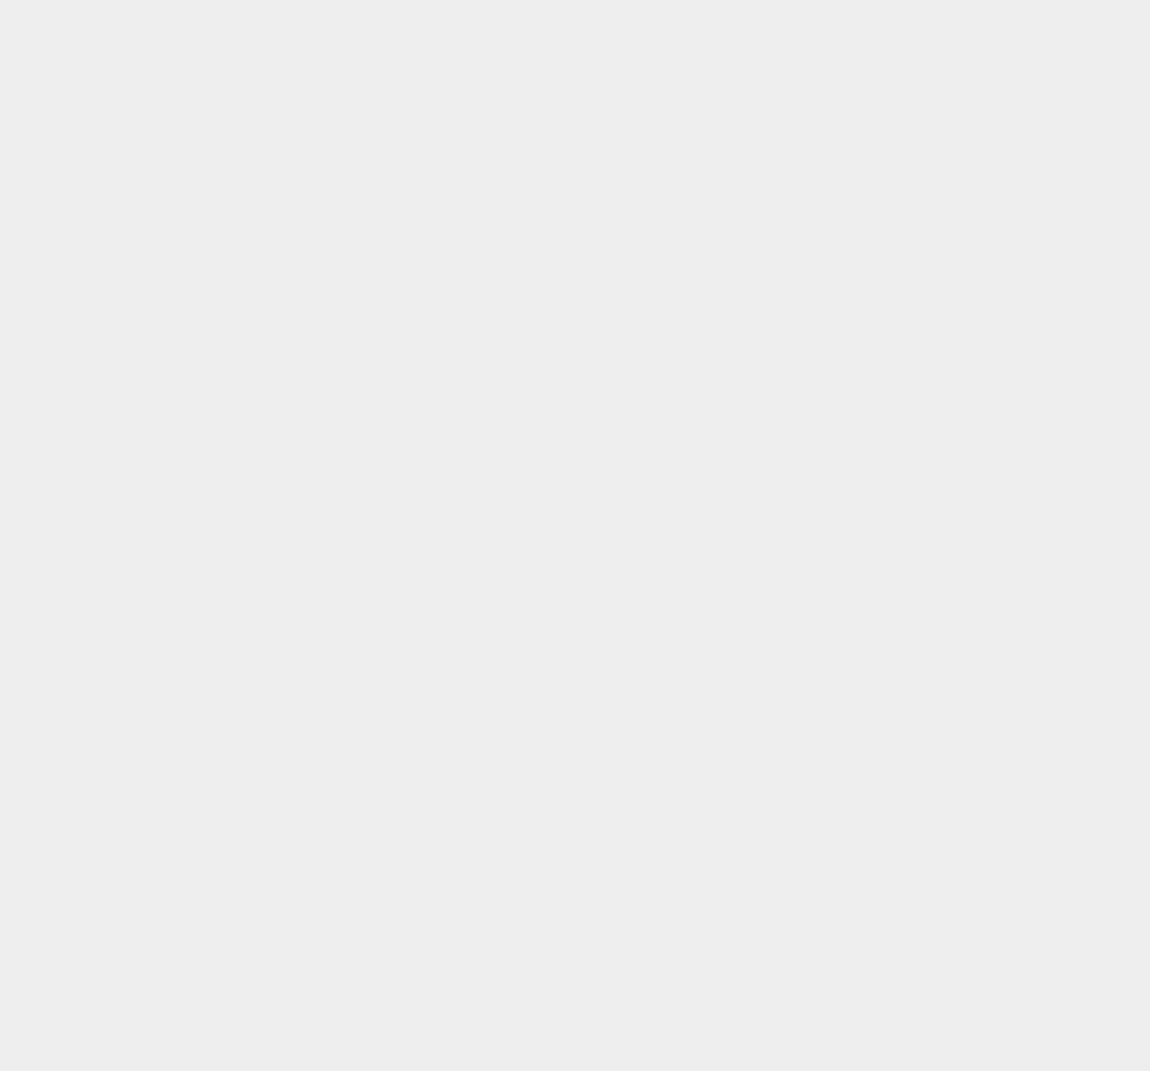  What do you see at coordinates (838, 941) in the screenshot?
I see `'Symbian'` at bounding box center [838, 941].